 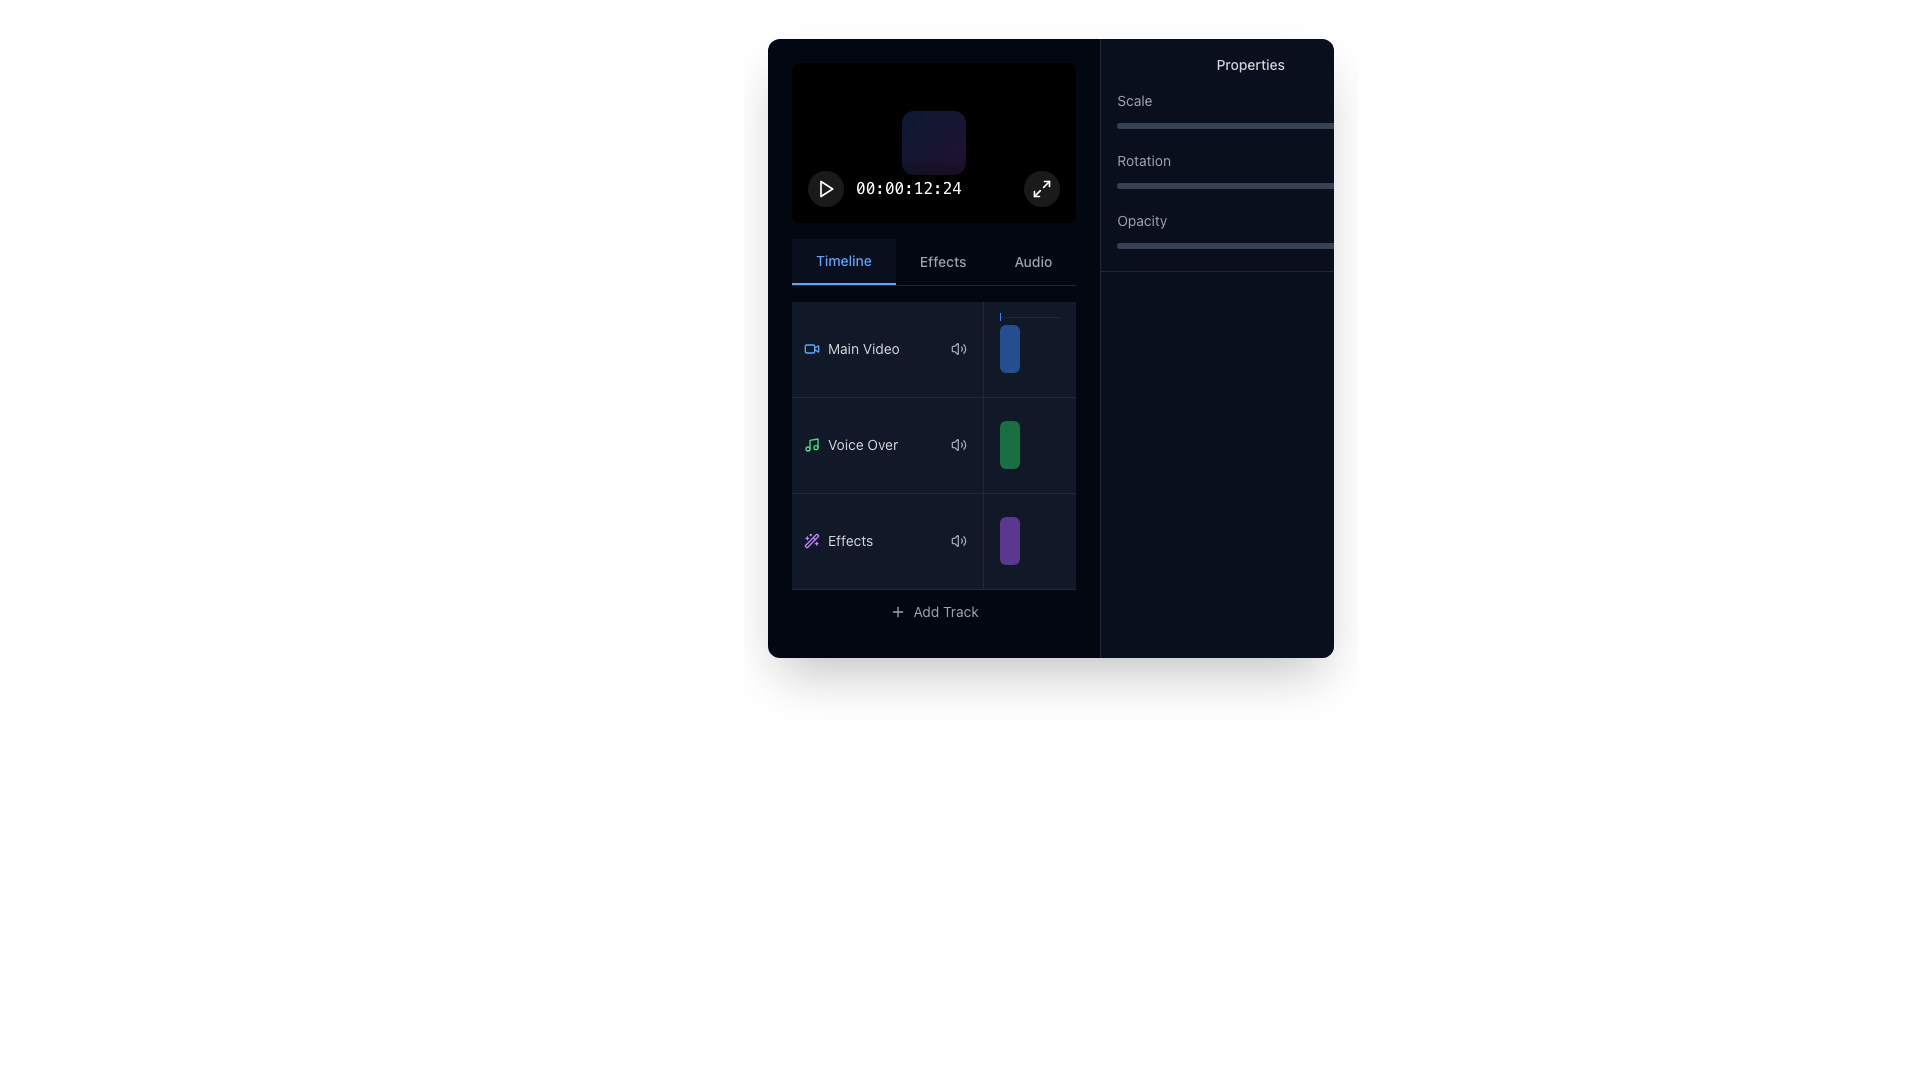 What do you see at coordinates (1146, 126) in the screenshot?
I see `the scale slider` at bounding box center [1146, 126].